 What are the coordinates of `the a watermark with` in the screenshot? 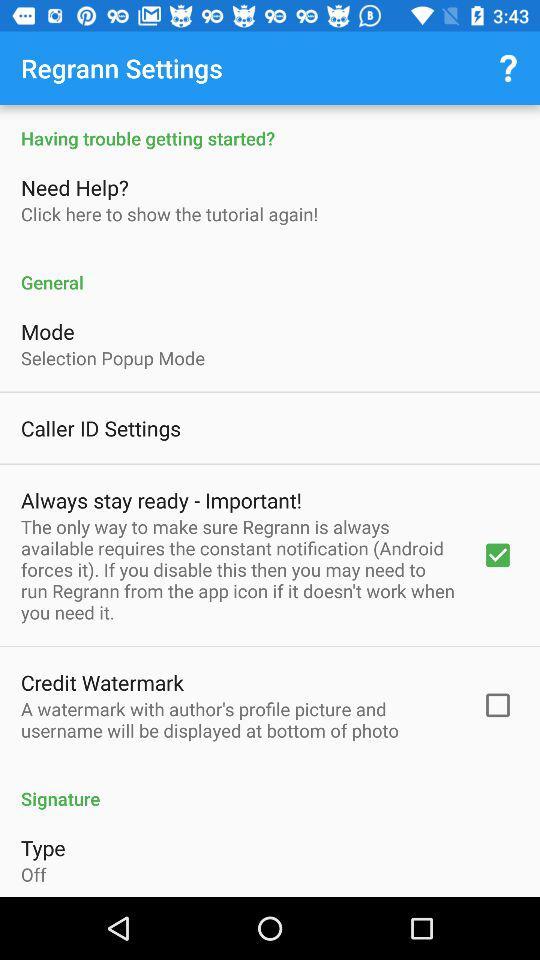 It's located at (238, 719).